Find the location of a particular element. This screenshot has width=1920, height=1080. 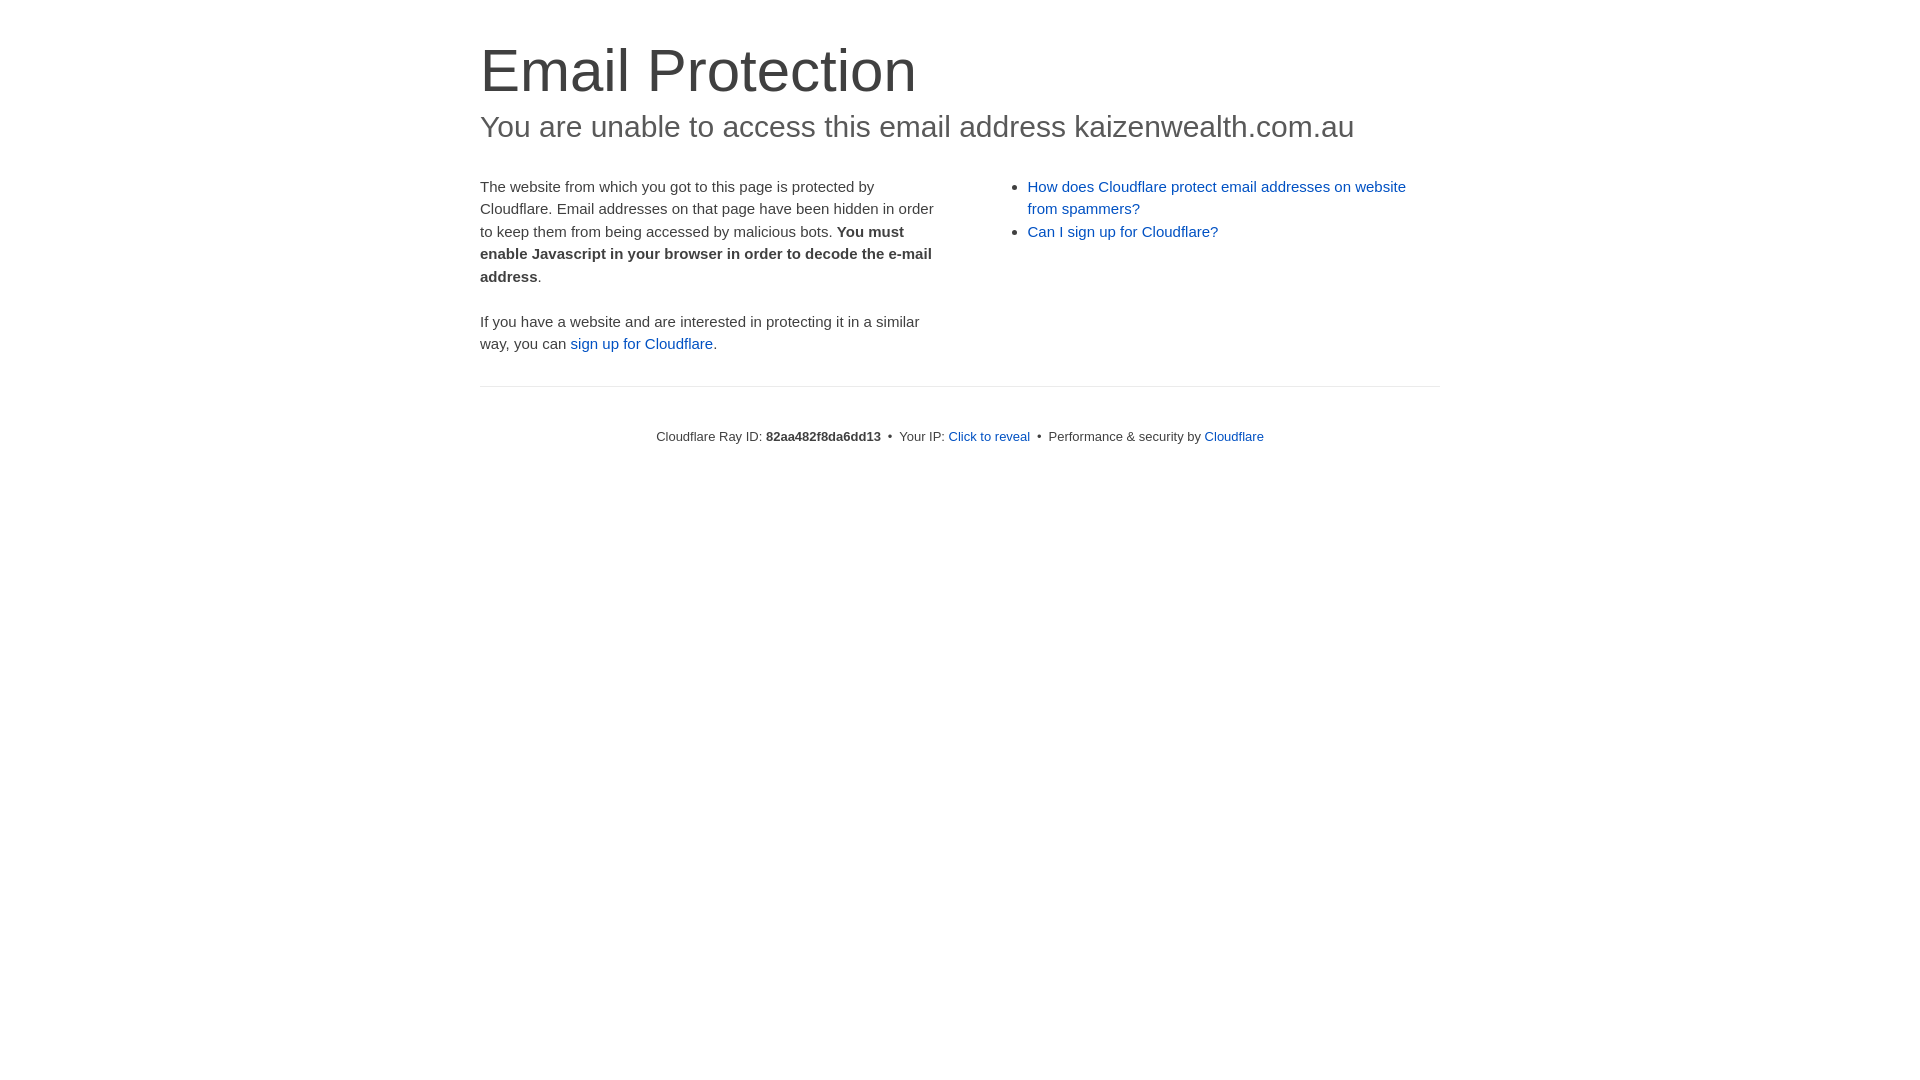

'Can I sign up for Cloudflare?' is located at coordinates (1123, 230).